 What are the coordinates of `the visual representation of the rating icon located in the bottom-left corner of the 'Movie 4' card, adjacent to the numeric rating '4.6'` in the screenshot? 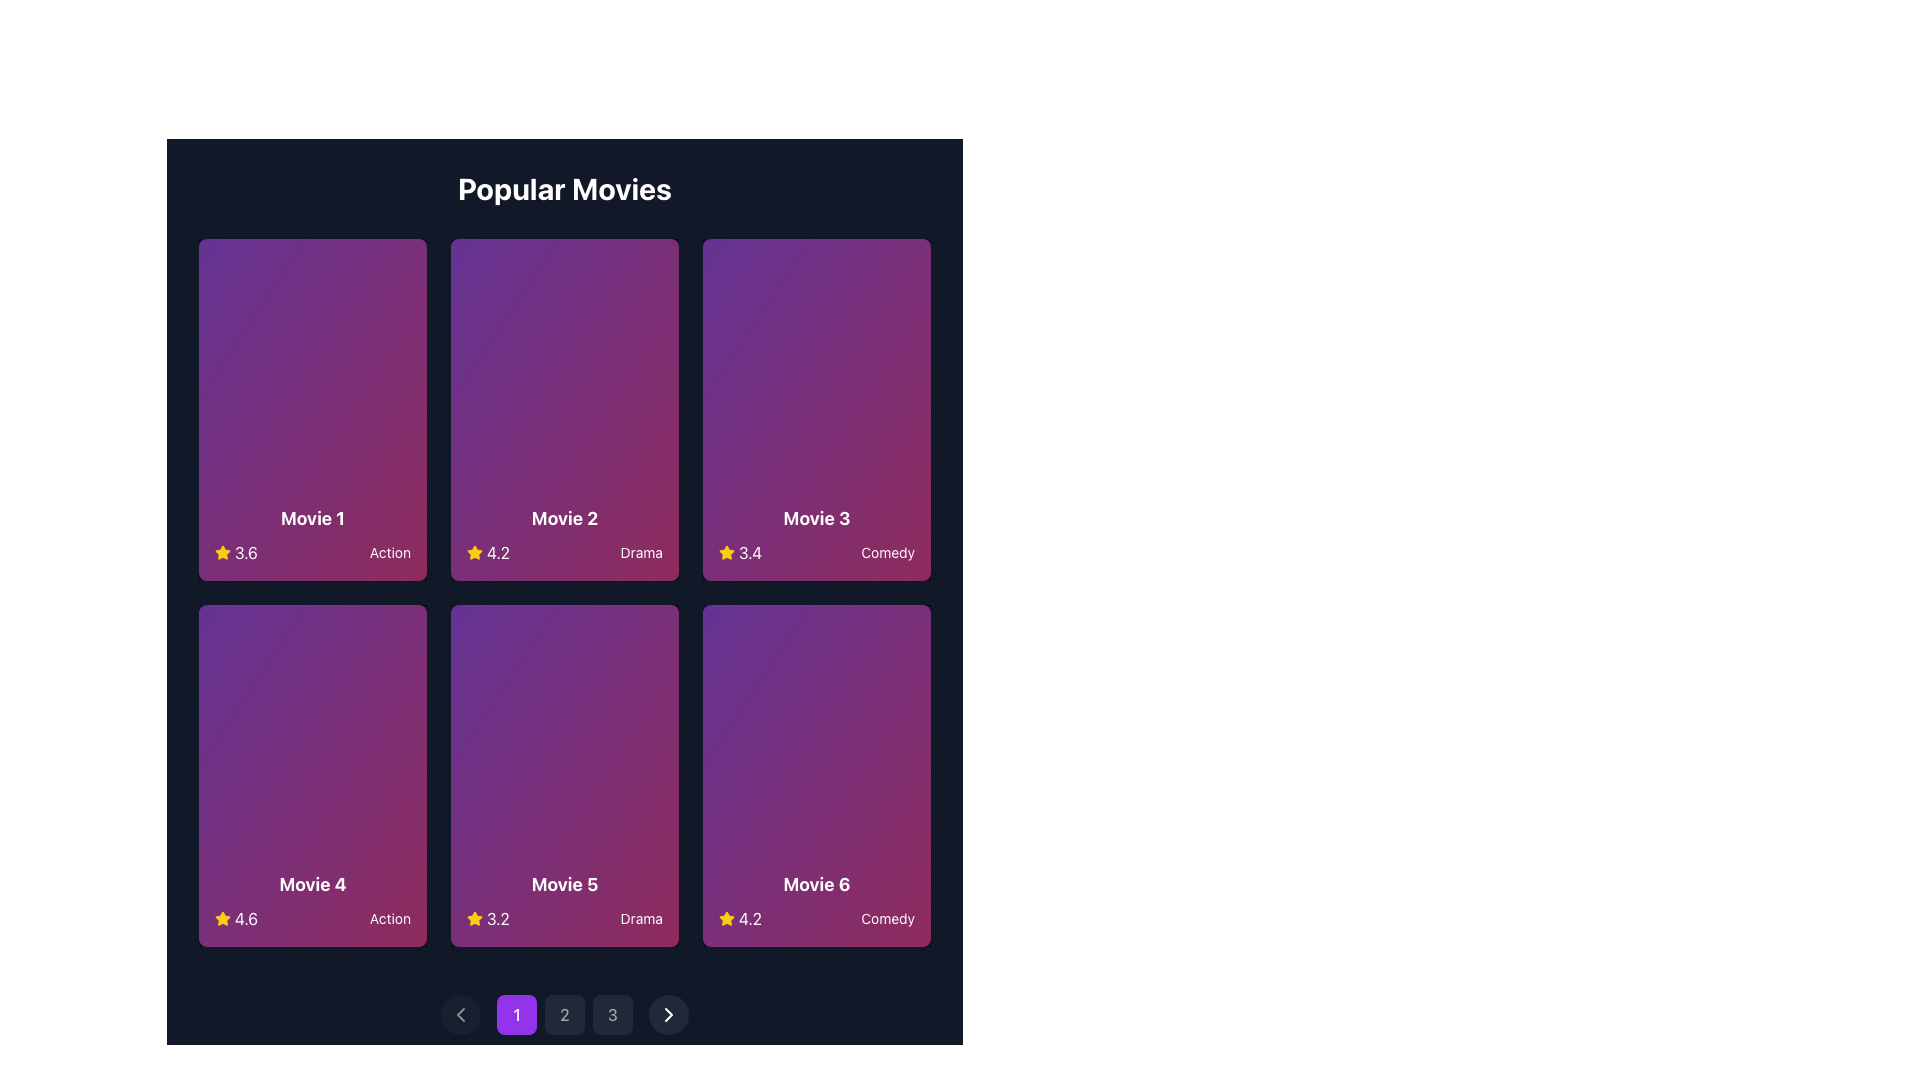 It's located at (222, 918).